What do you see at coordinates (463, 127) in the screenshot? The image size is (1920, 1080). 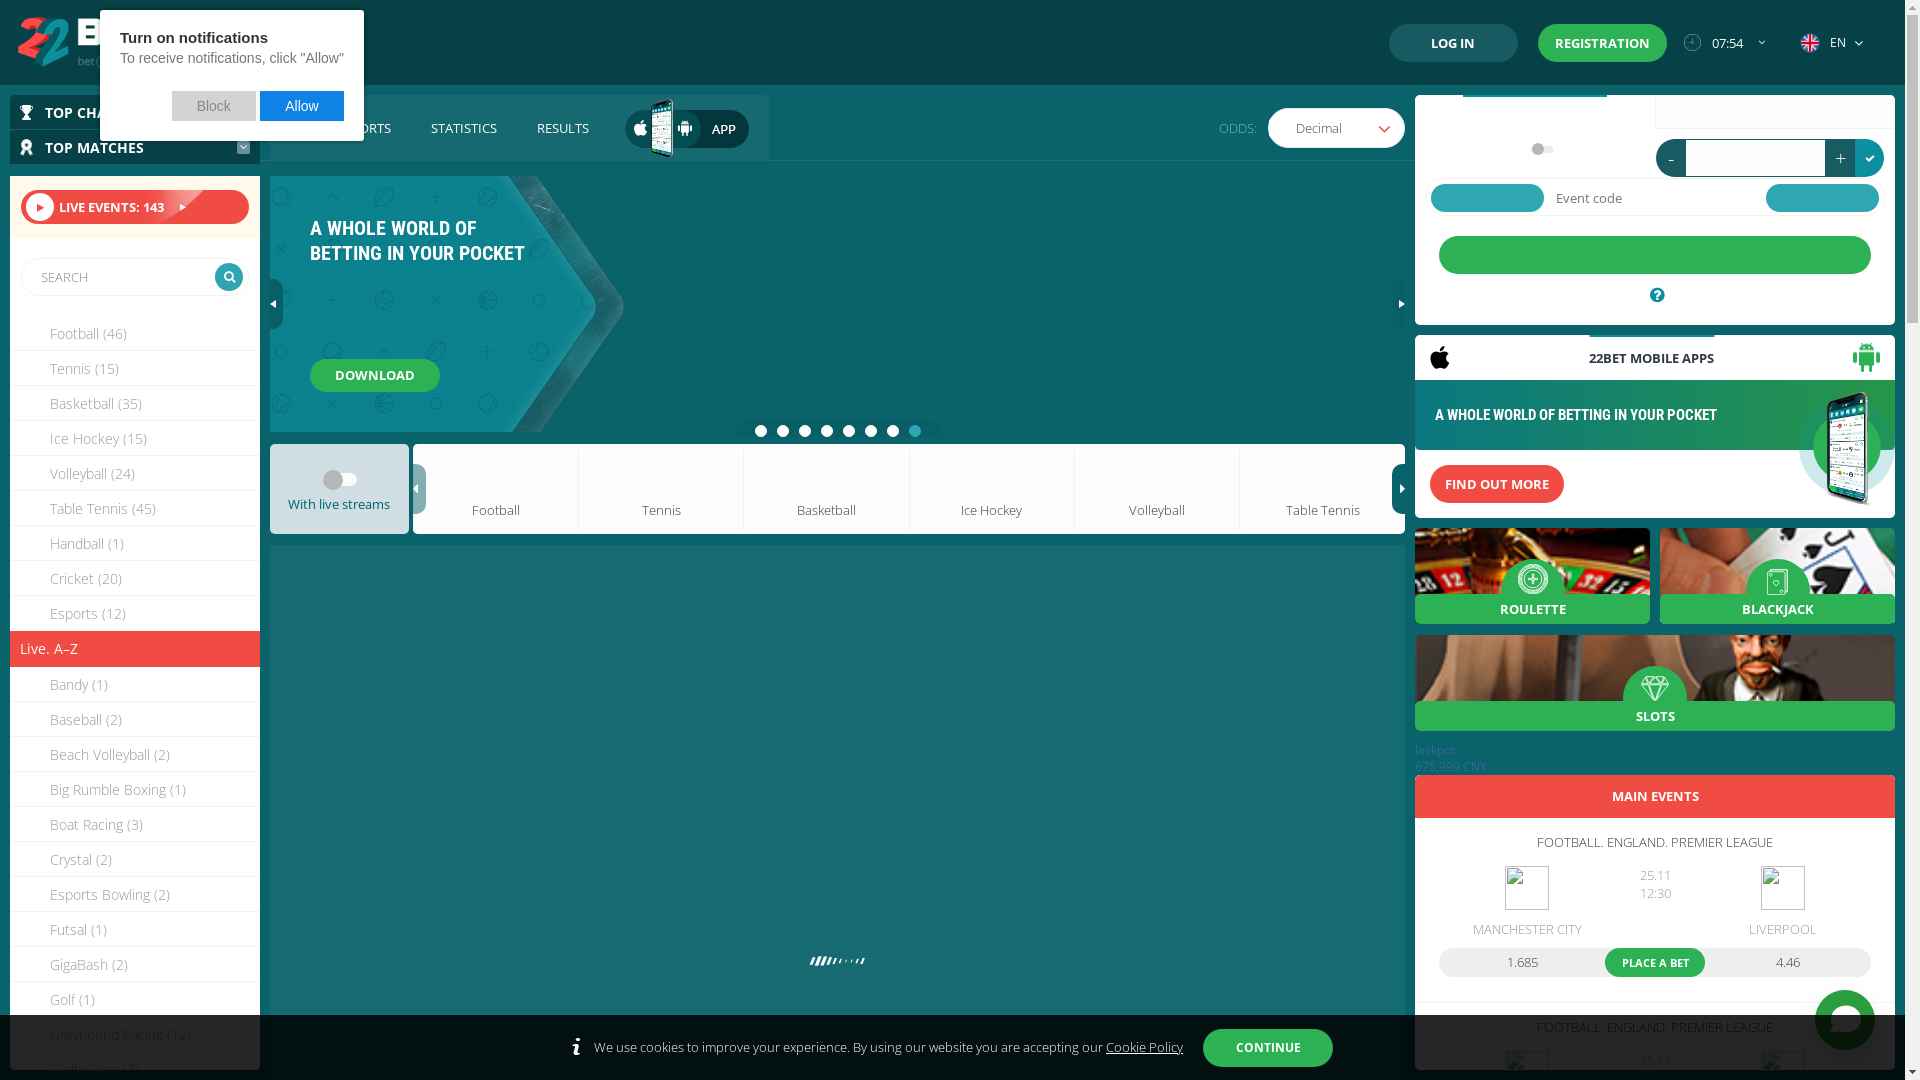 I see `'STATISTICS'` at bounding box center [463, 127].